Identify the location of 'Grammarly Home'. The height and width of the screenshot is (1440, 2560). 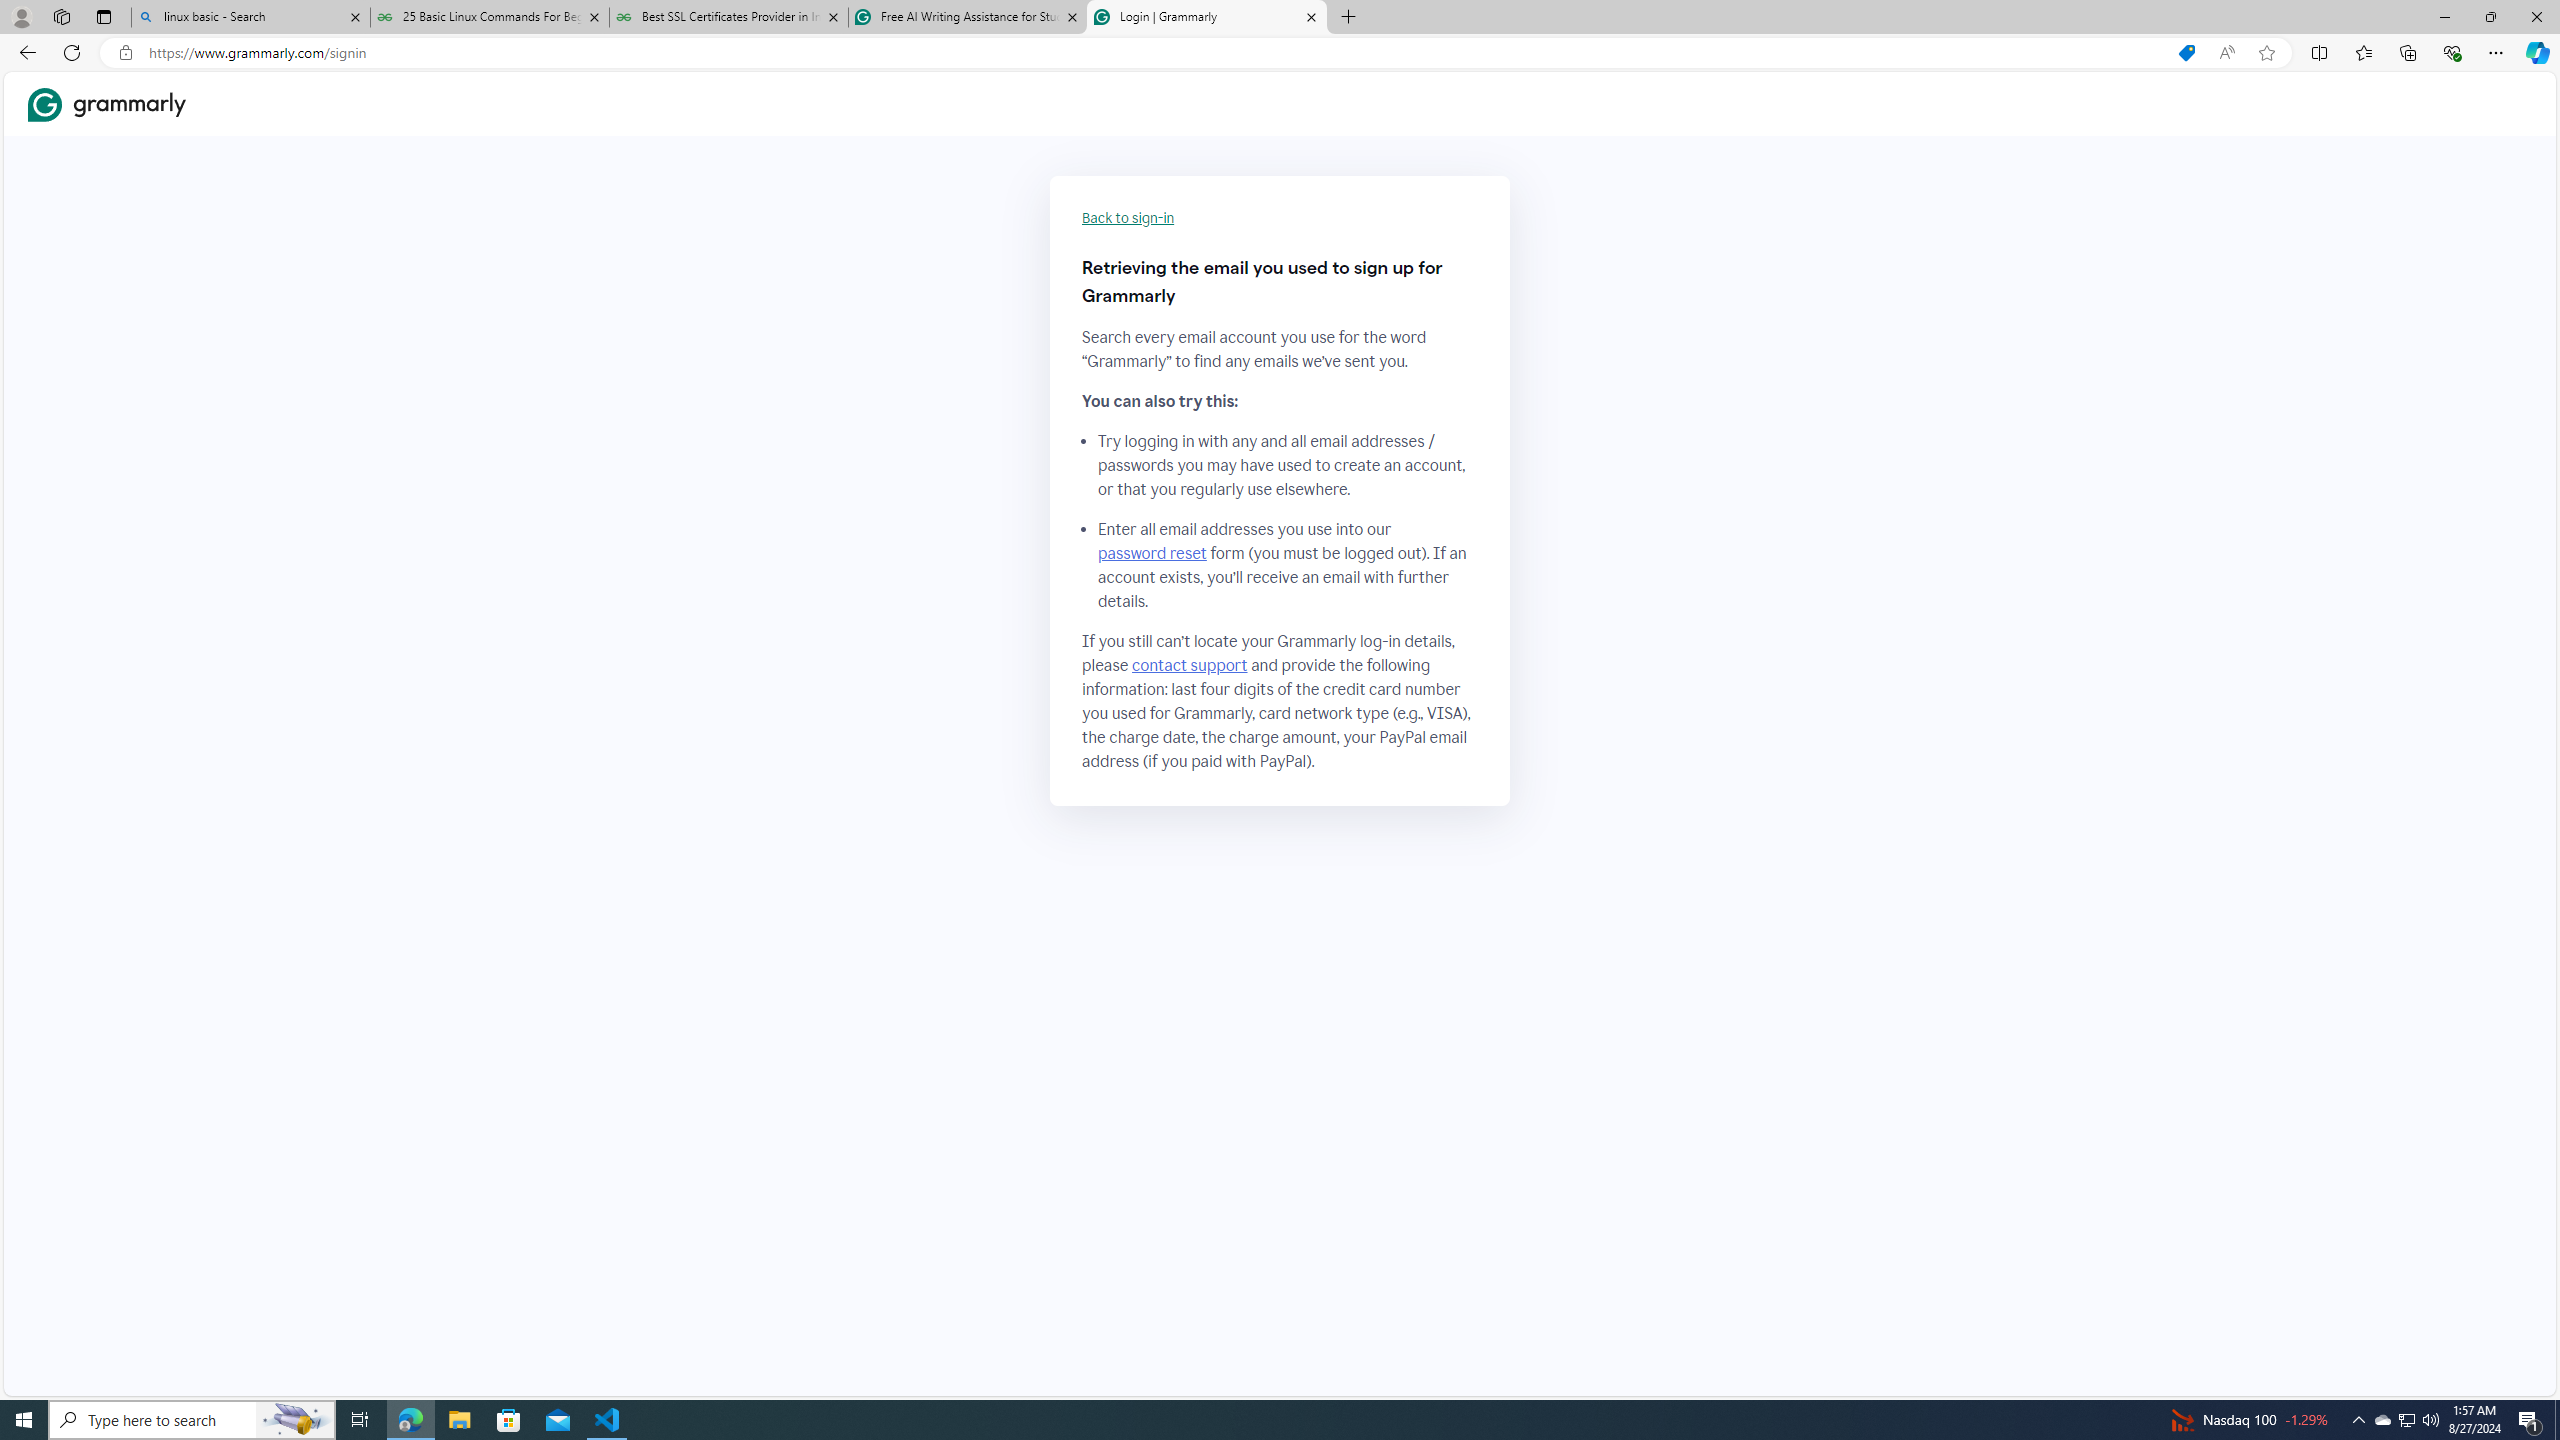
(106, 104).